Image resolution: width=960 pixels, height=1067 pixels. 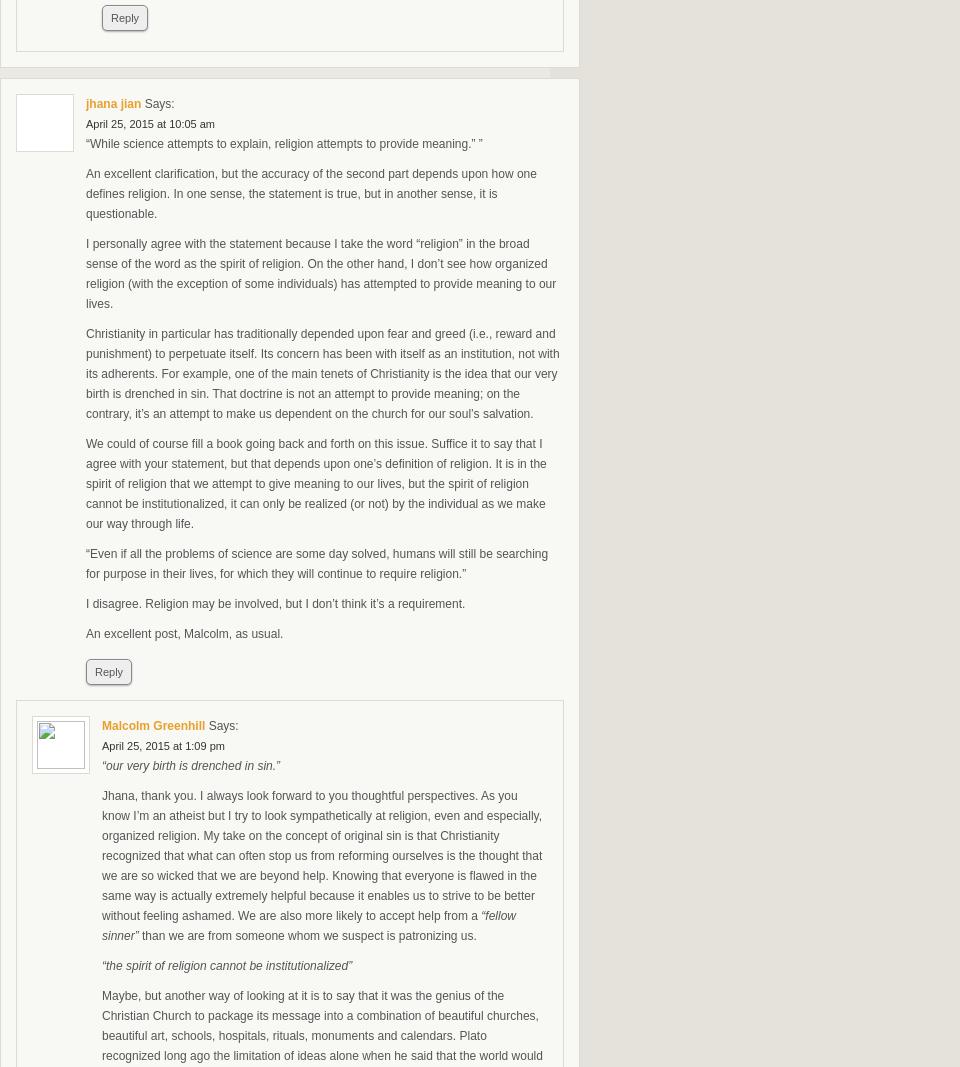 What do you see at coordinates (311, 193) in the screenshot?
I see `'An excellent clarification, but the accuracy of the second part depends upon how one defines religion.  In one sense, the statement is true, but in another sense, it is questionable.'` at bounding box center [311, 193].